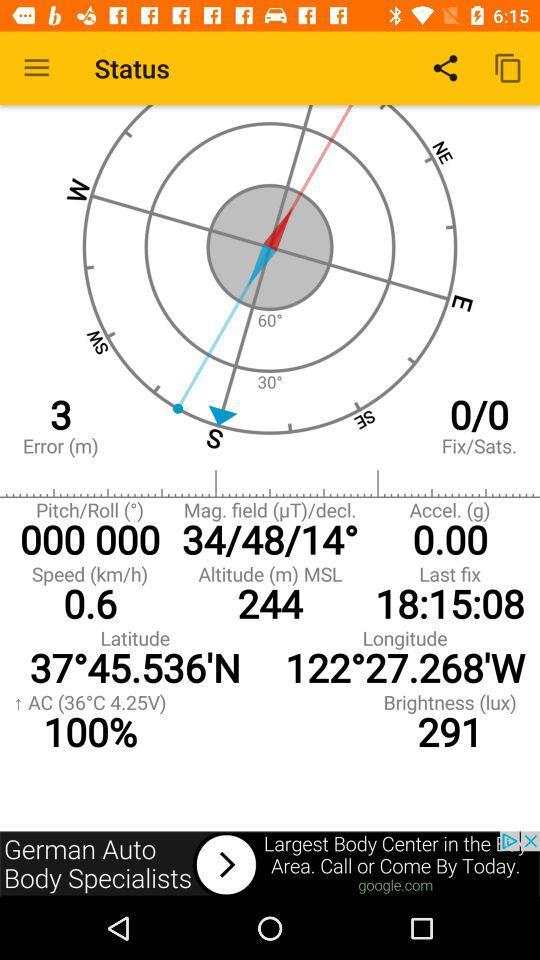 This screenshot has width=540, height=960. What do you see at coordinates (270, 863) in the screenshot?
I see `redirect to advertisement` at bounding box center [270, 863].